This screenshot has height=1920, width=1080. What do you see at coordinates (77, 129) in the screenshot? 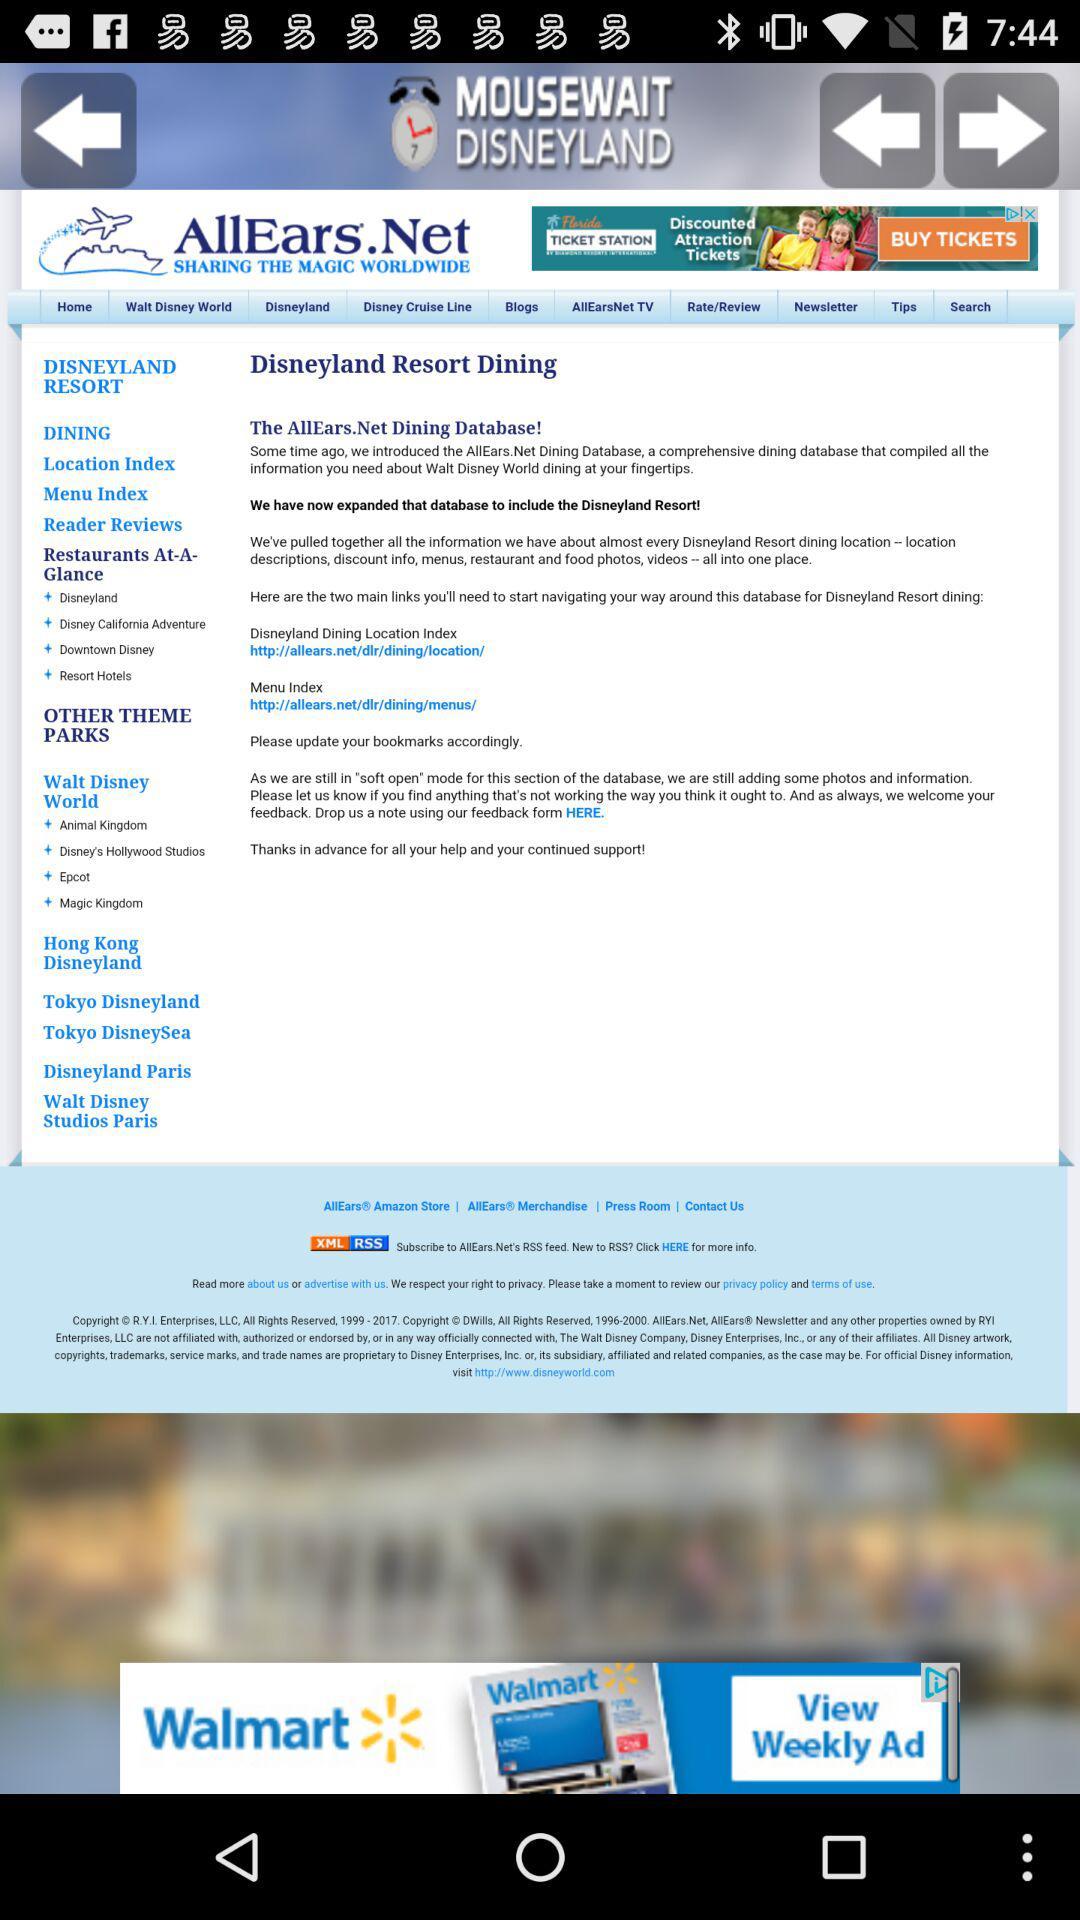
I see `go back` at bounding box center [77, 129].